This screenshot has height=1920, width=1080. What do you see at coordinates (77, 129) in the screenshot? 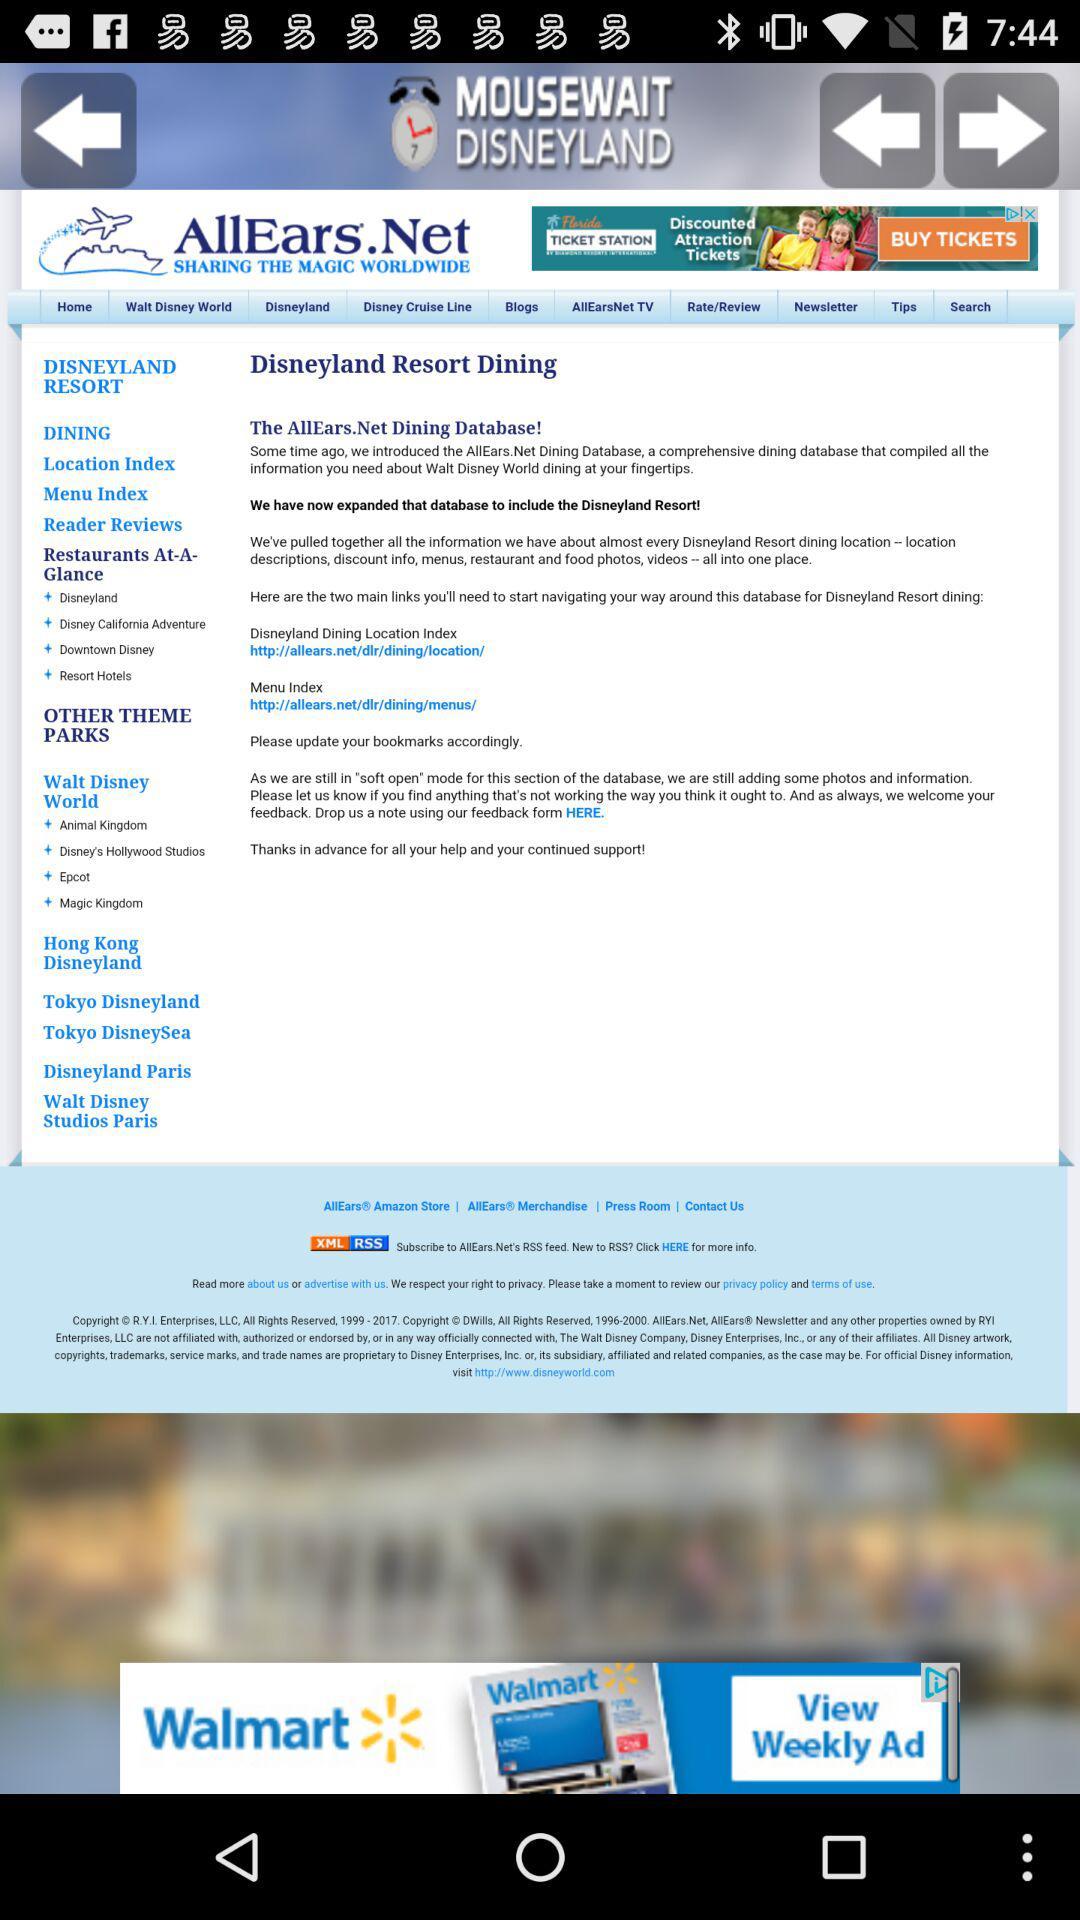
I see `go back` at bounding box center [77, 129].